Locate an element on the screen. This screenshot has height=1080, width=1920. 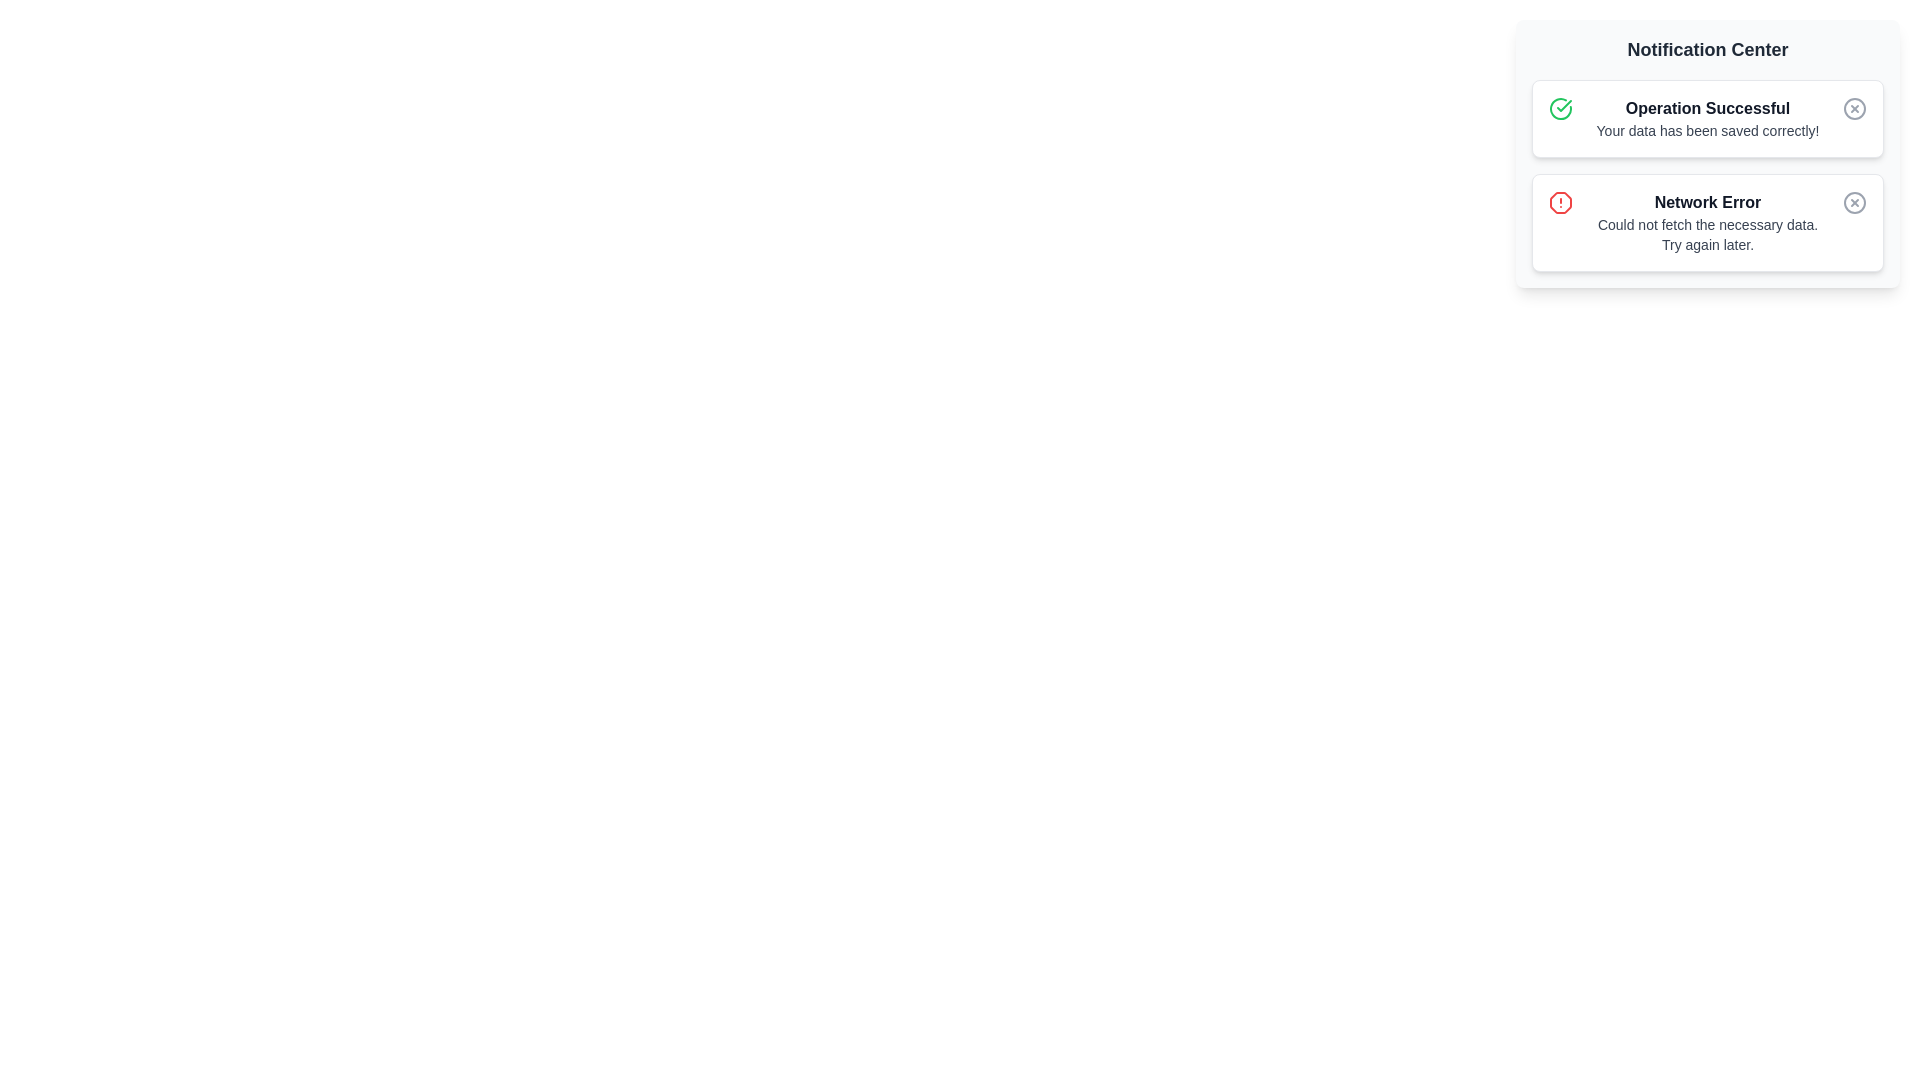
the Graphical SVG component that represents the 'Operation Successful' status in the first notification card of the notification center is located at coordinates (1559, 108).